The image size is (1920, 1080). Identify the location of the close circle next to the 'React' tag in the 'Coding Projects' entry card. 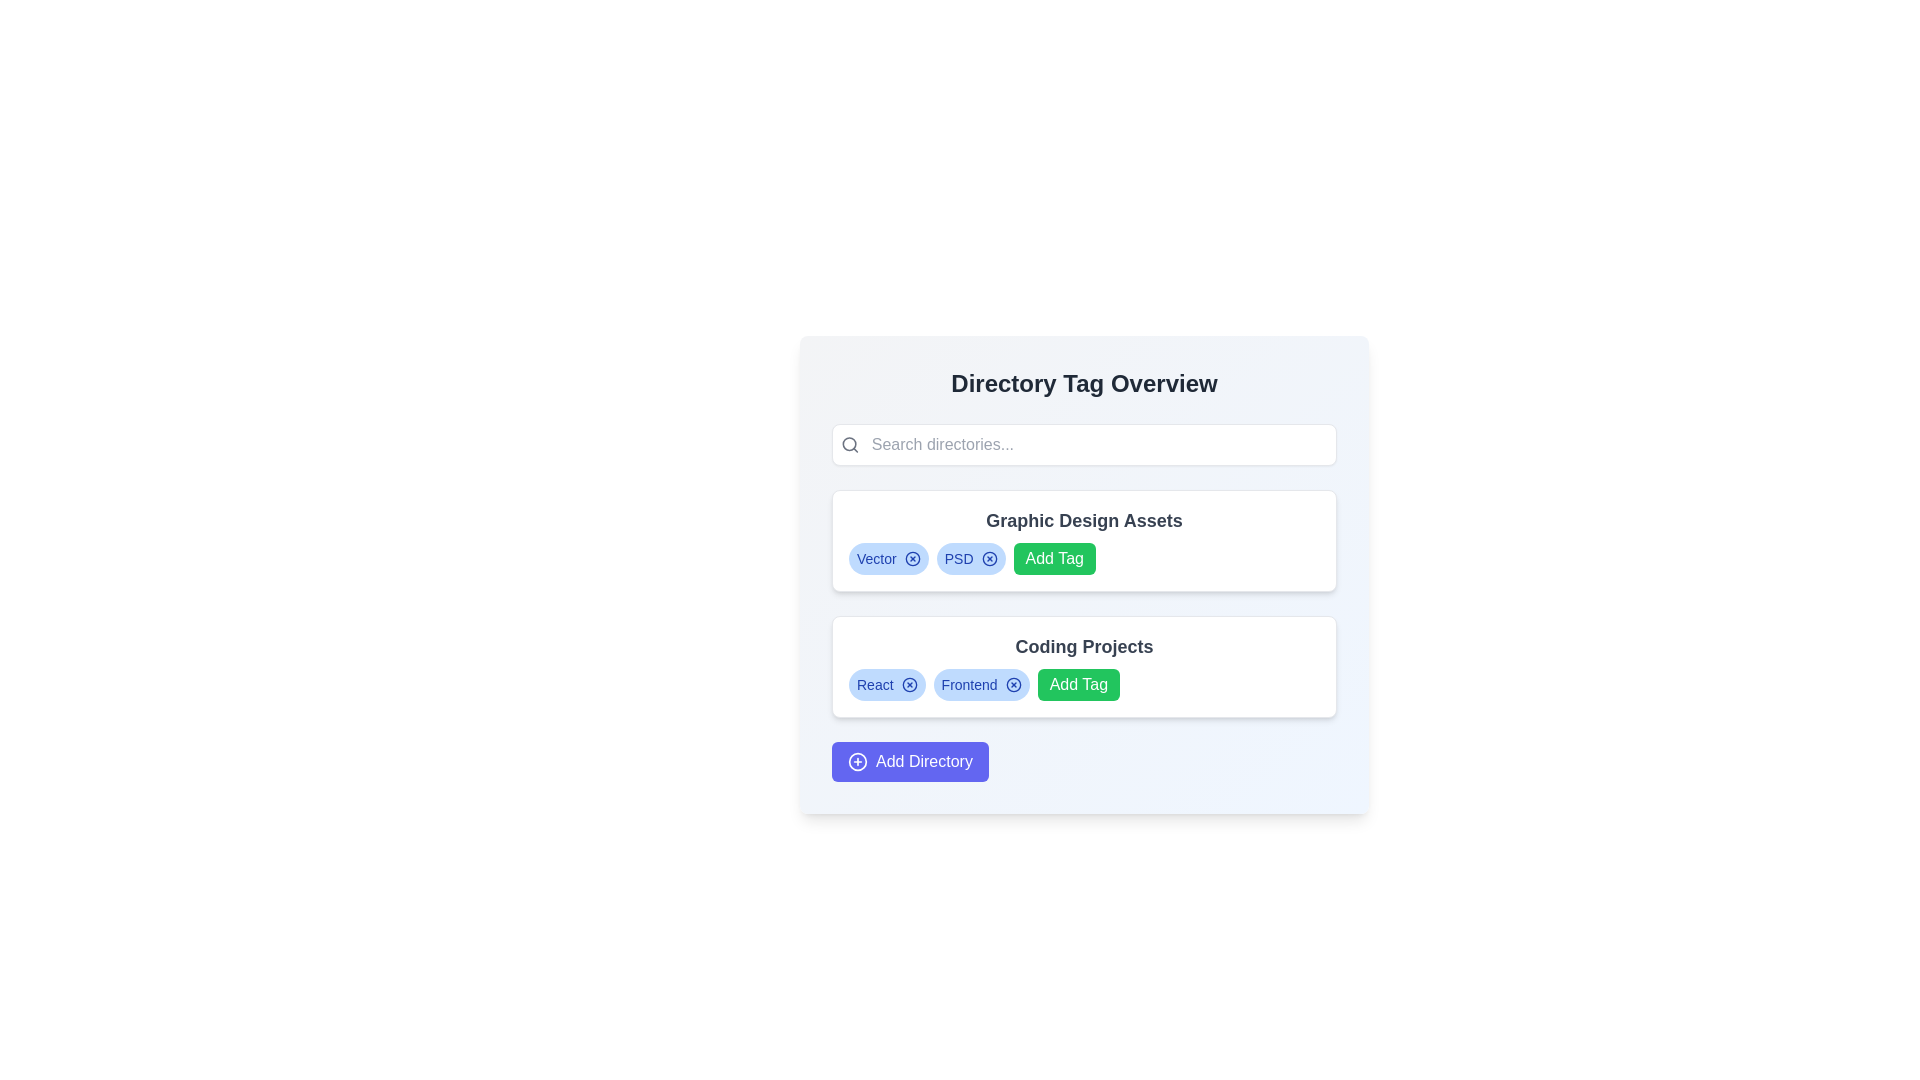
(908, 684).